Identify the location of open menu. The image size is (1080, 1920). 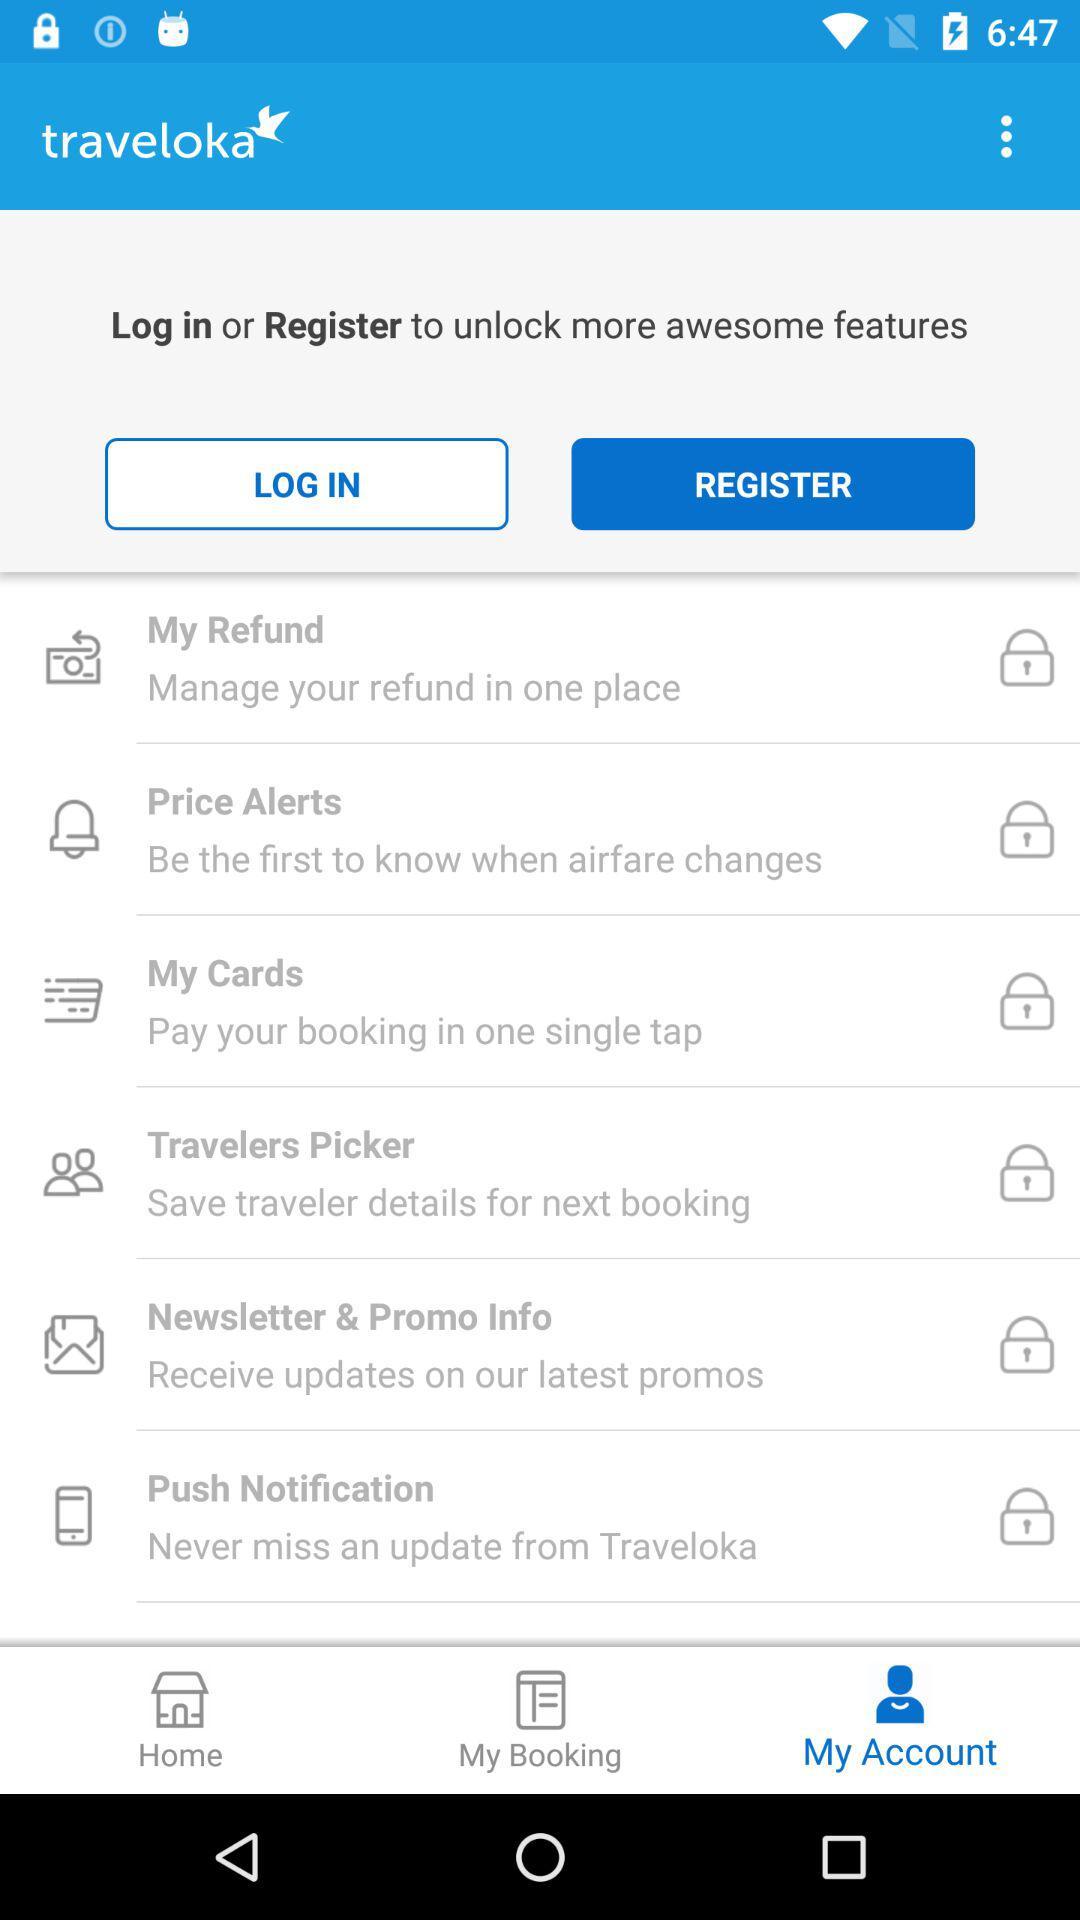
(1006, 135).